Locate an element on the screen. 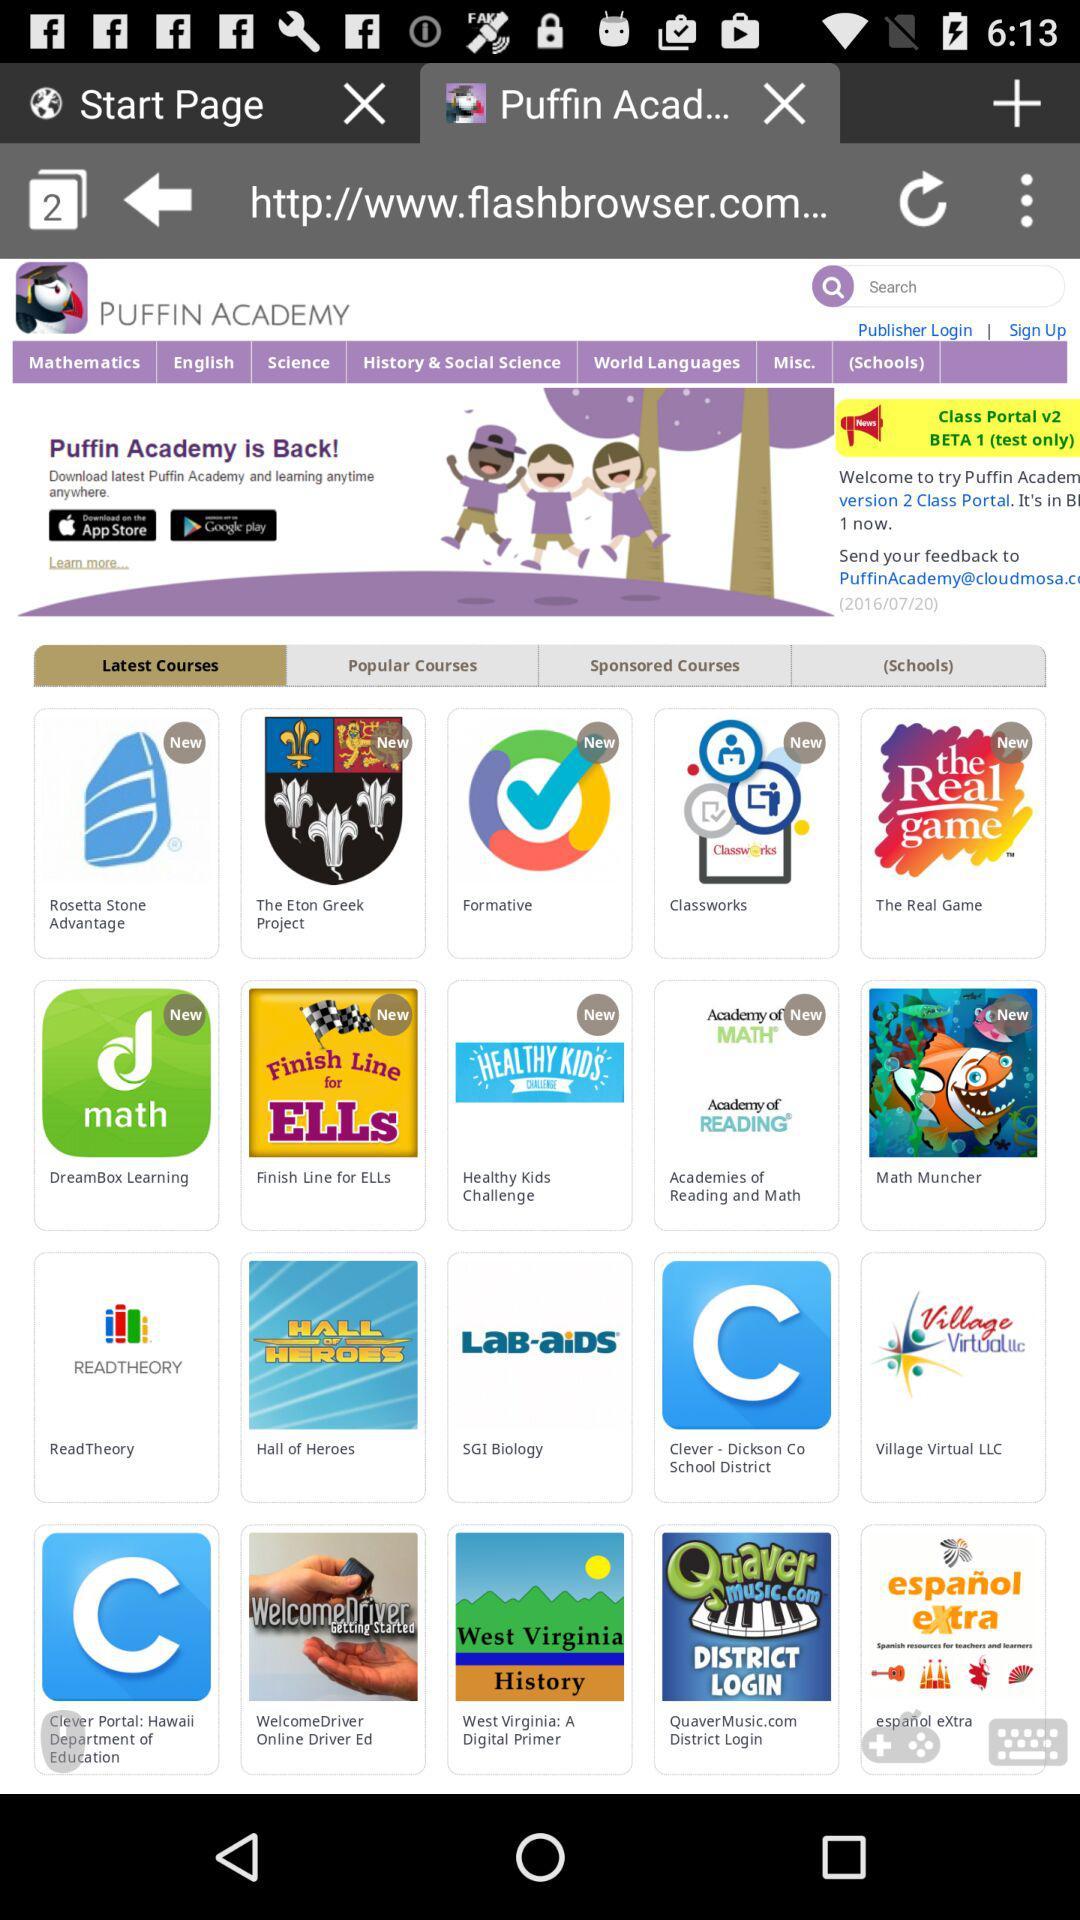  the close icon is located at coordinates (367, 109).